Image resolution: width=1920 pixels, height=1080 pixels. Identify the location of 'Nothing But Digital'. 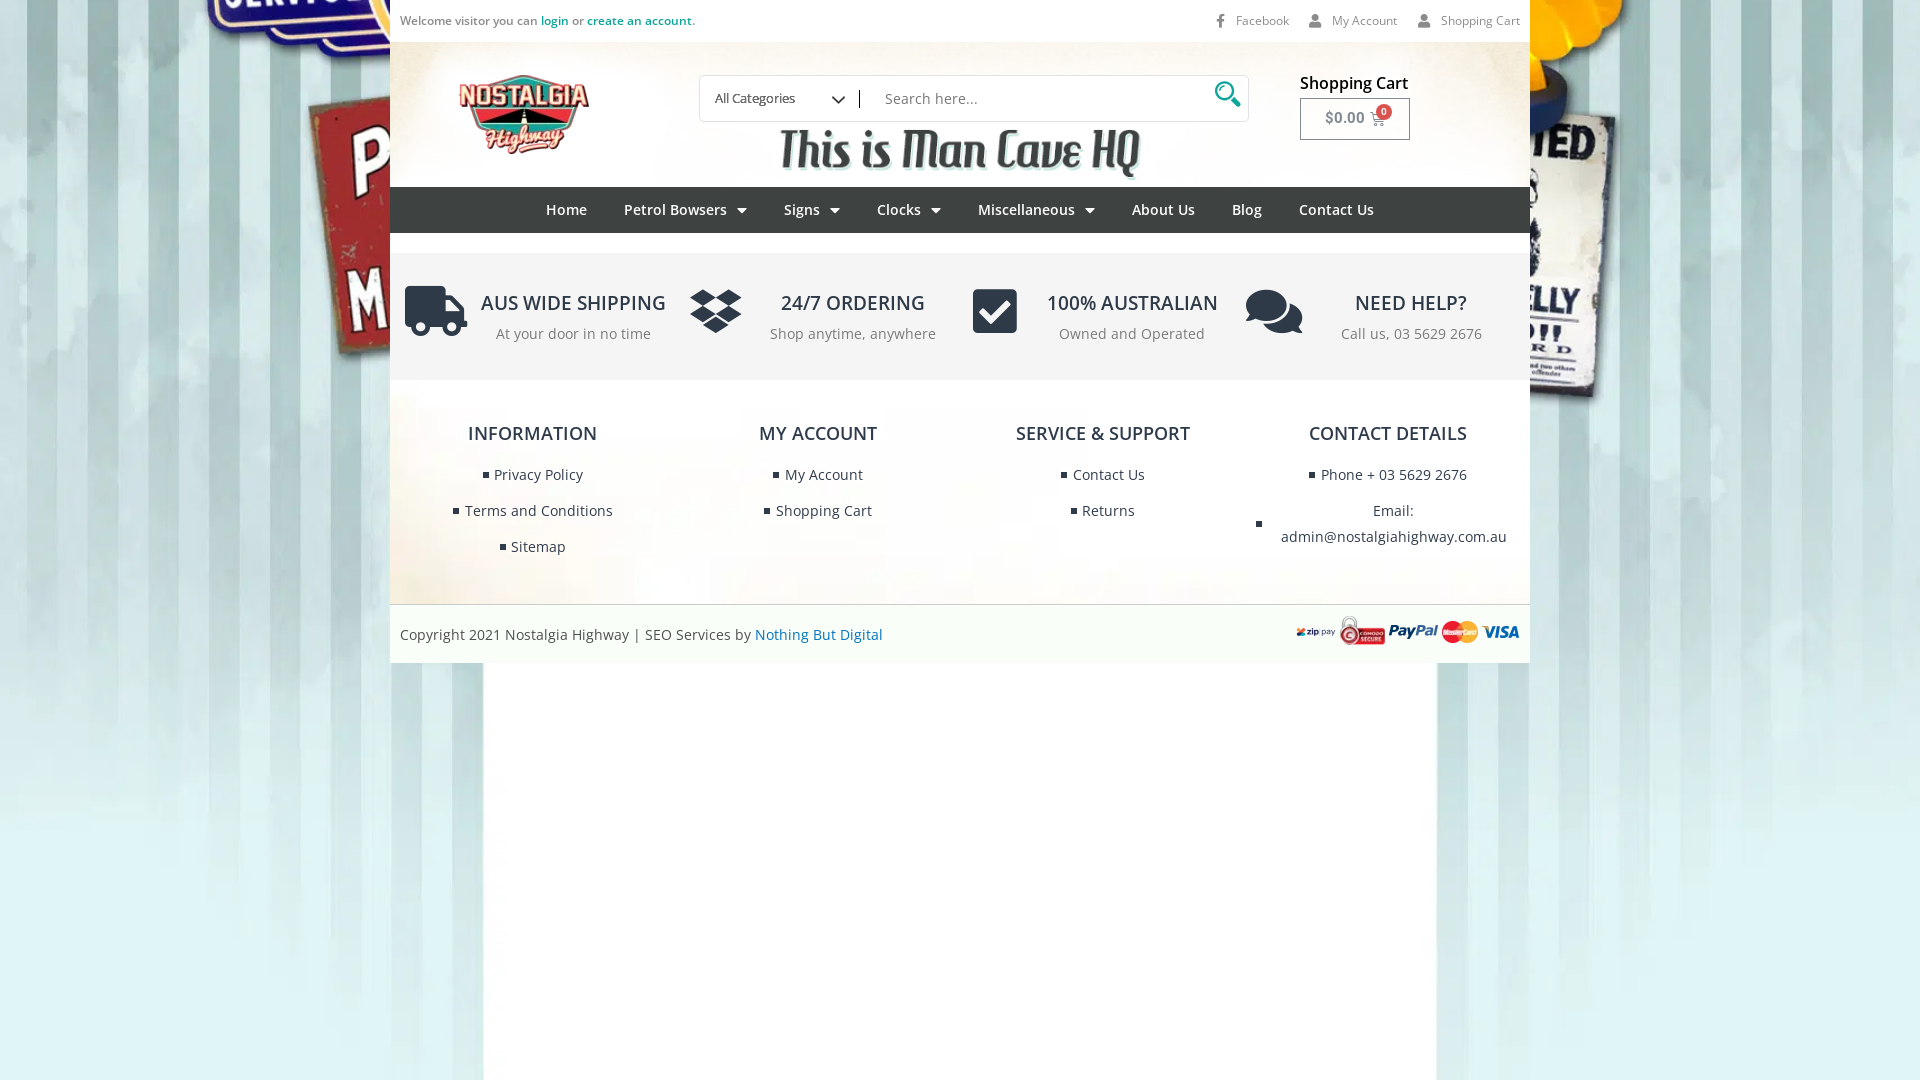
(819, 634).